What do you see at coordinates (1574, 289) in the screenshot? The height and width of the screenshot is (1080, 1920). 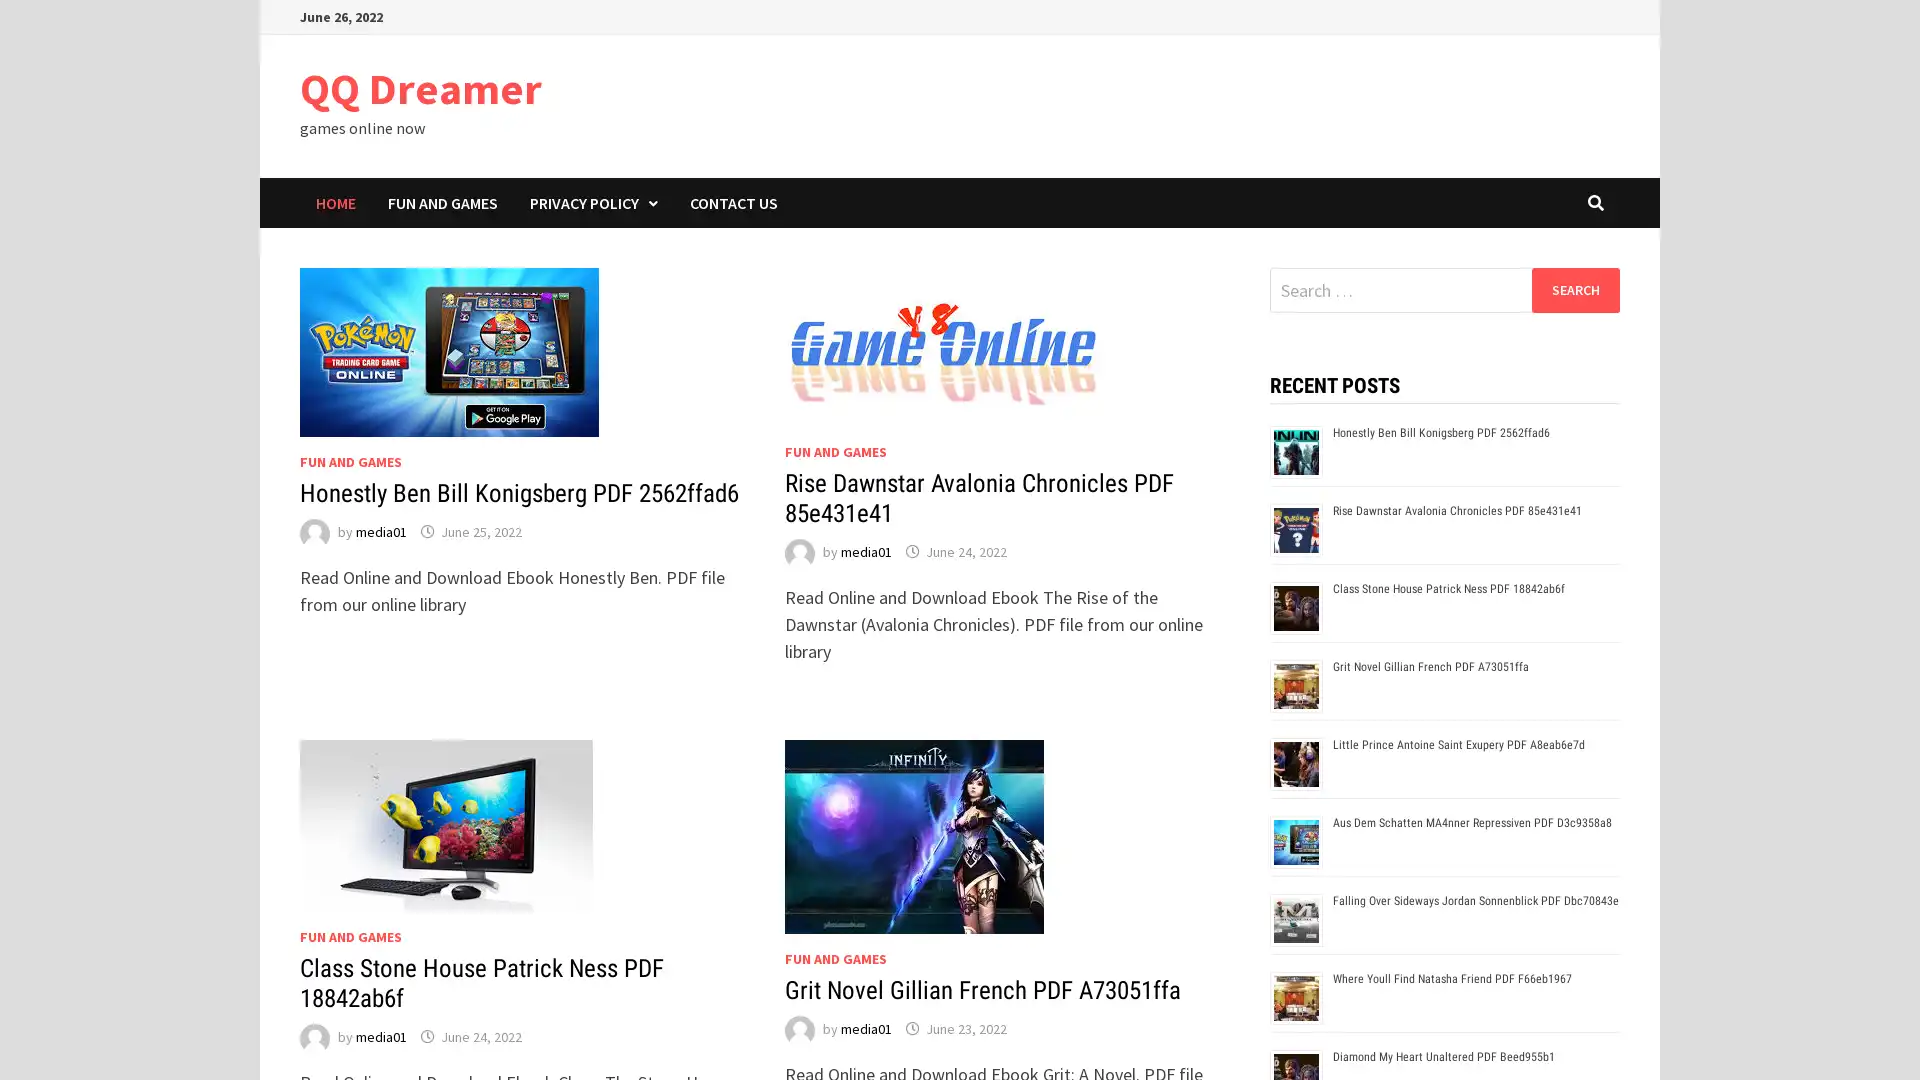 I see `Search` at bounding box center [1574, 289].